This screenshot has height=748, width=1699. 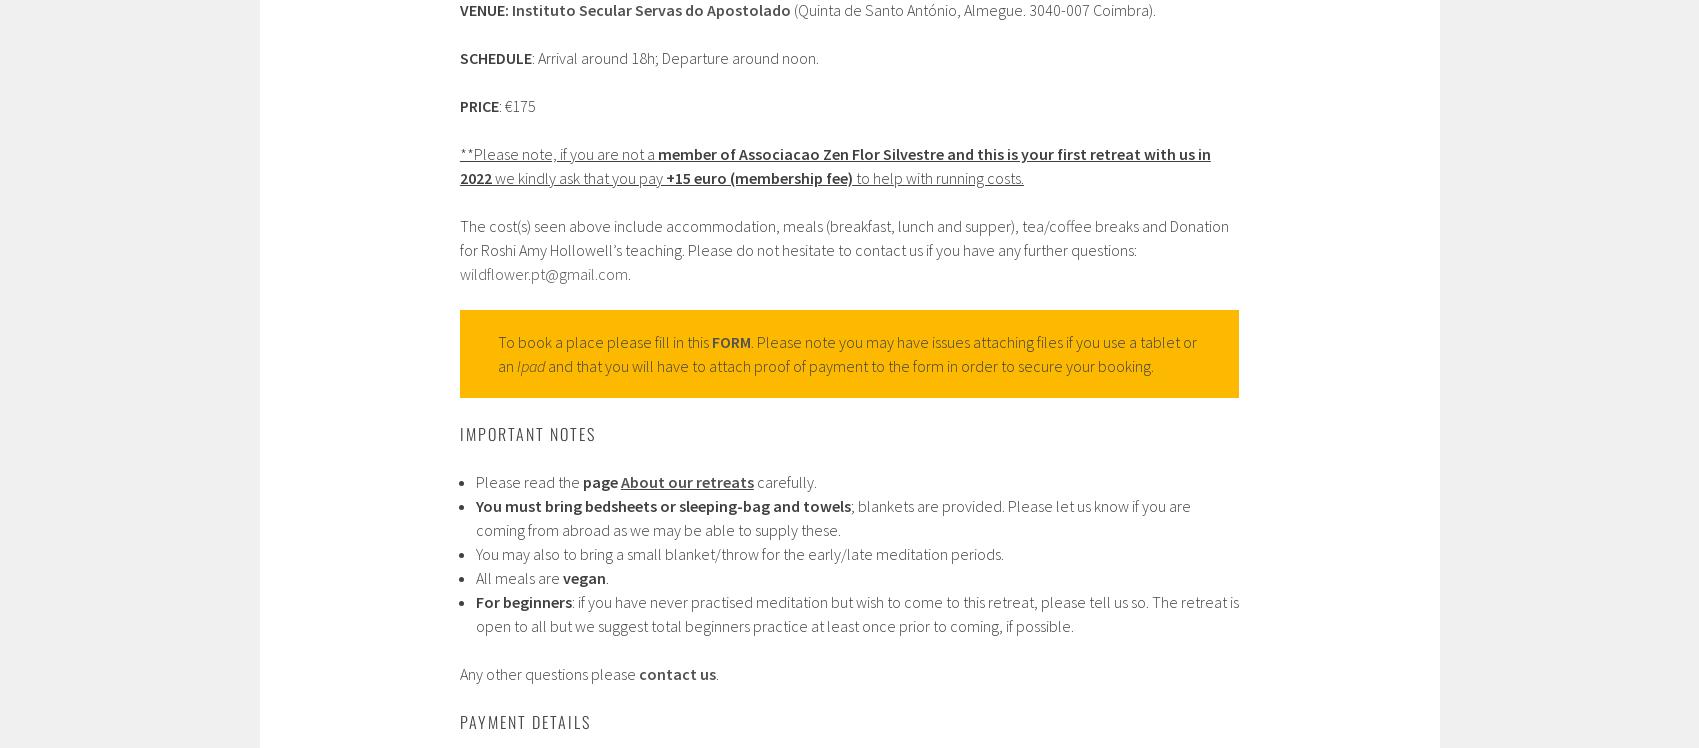 What do you see at coordinates (673, 55) in the screenshot?
I see `':  Arrival around 18h; Departure around noon.'` at bounding box center [673, 55].